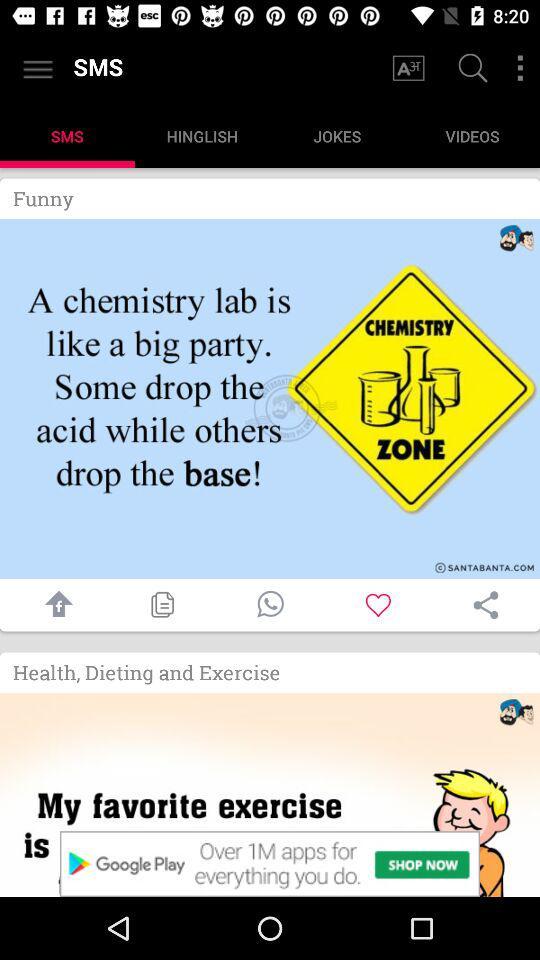 This screenshot has width=540, height=960. I want to click on share the image on whatsapp, so click(270, 604).